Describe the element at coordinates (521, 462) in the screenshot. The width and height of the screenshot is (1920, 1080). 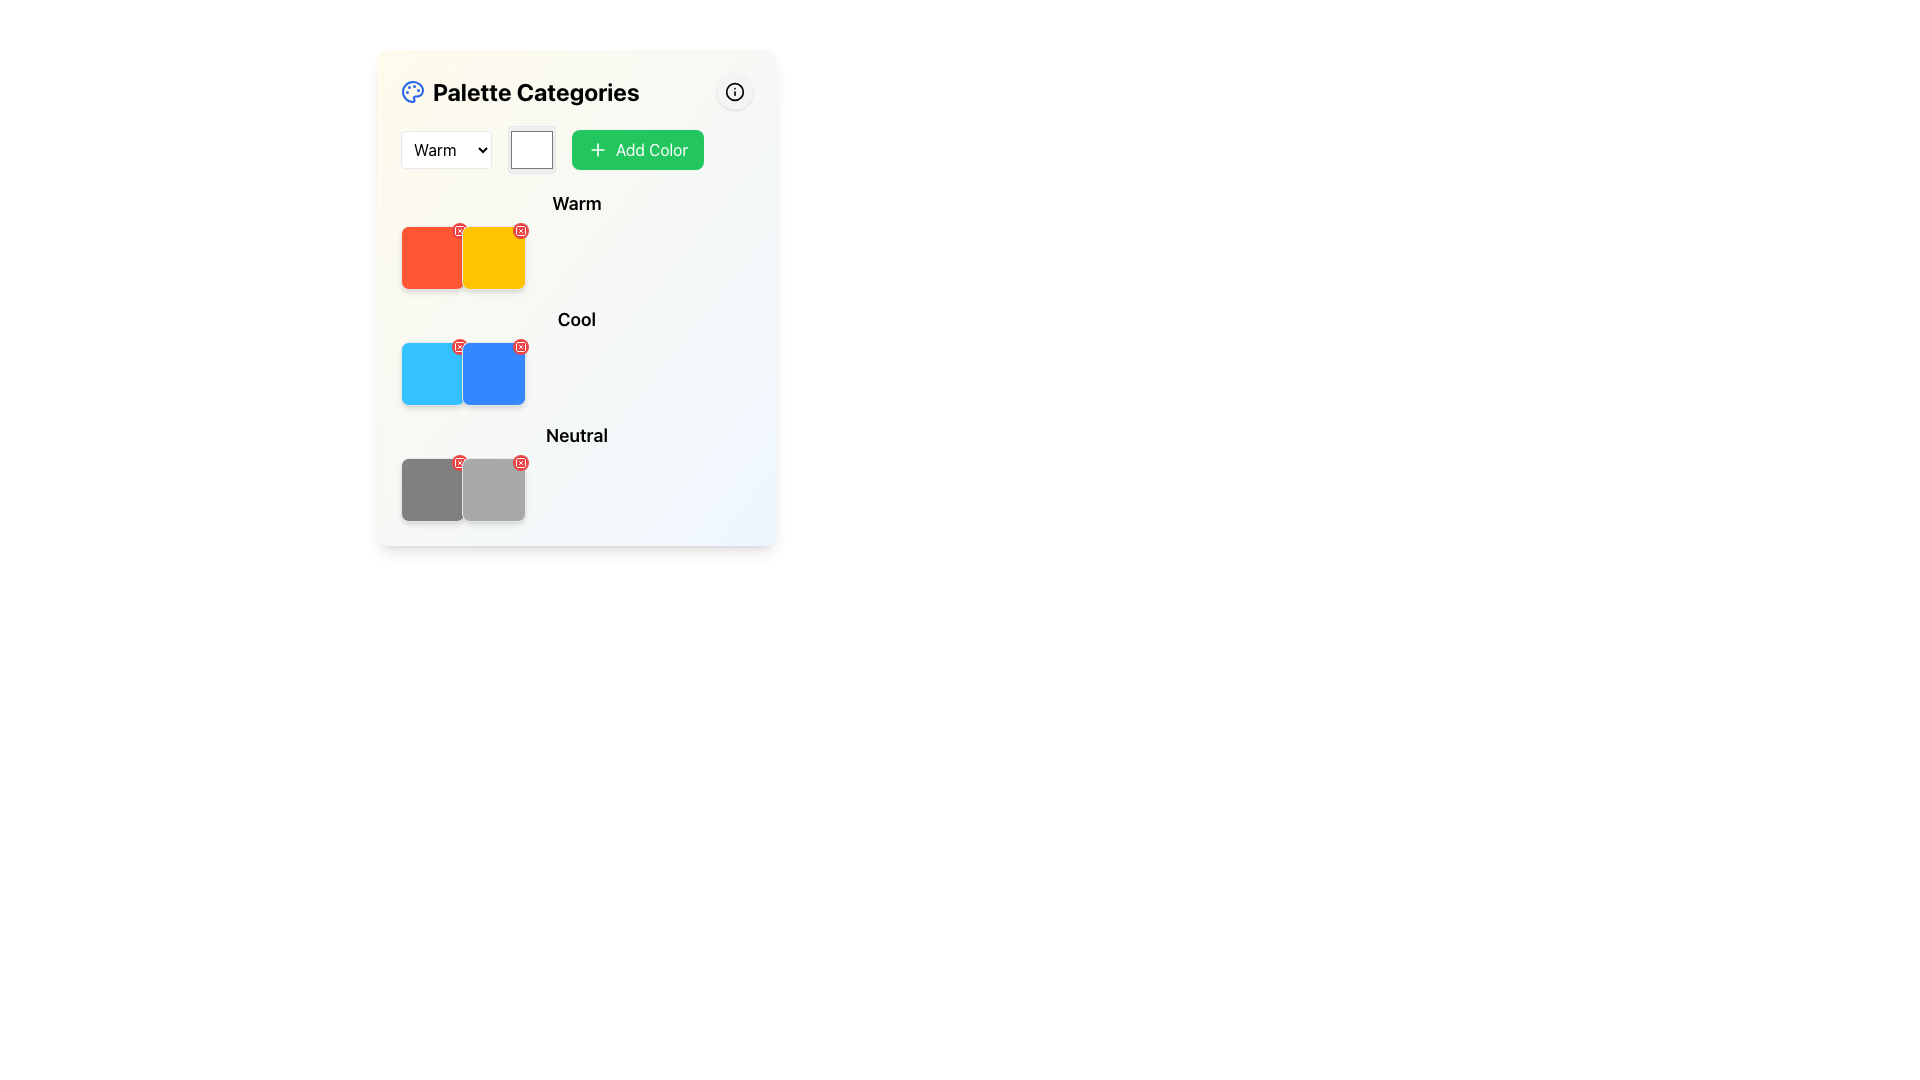
I see `the delete button located at the top-right corner of the last tile in the 'Neutral' category` at that location.